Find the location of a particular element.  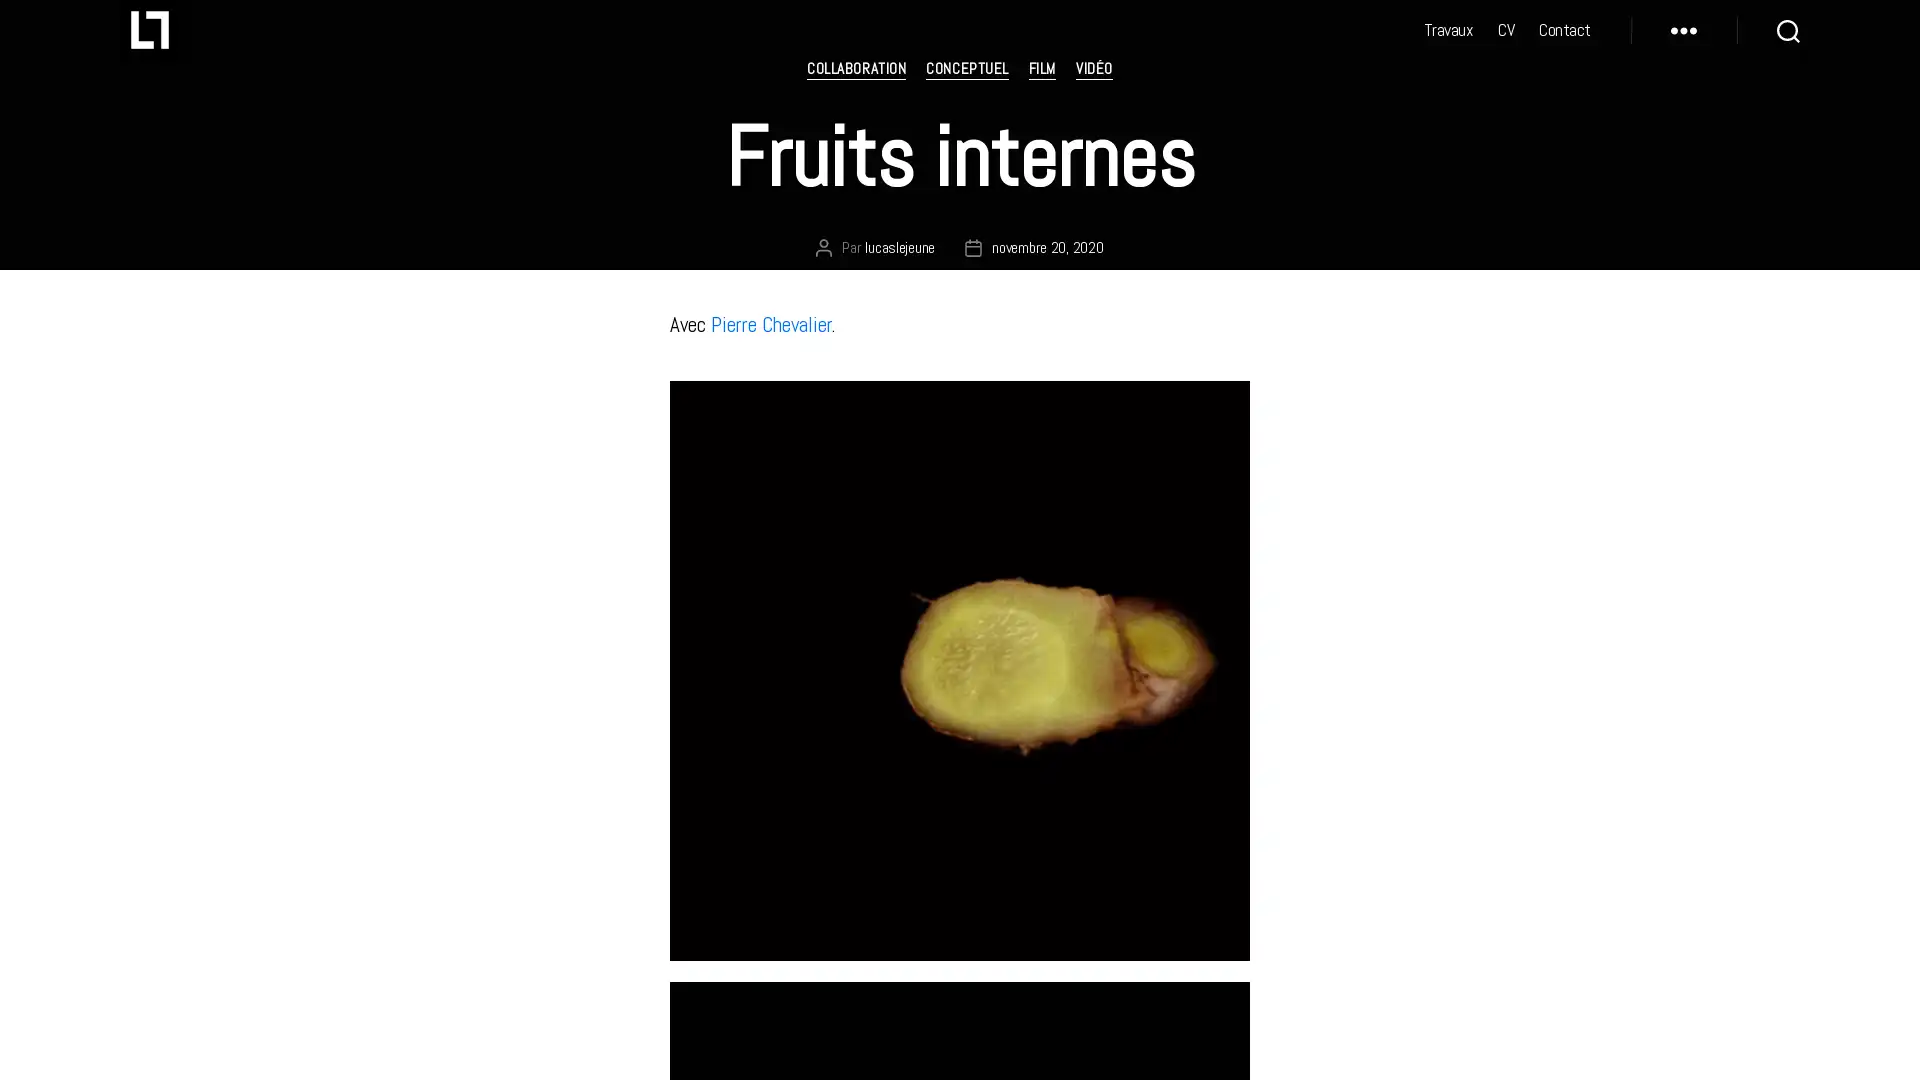

Recherche is located at coordinates (1788, 45).